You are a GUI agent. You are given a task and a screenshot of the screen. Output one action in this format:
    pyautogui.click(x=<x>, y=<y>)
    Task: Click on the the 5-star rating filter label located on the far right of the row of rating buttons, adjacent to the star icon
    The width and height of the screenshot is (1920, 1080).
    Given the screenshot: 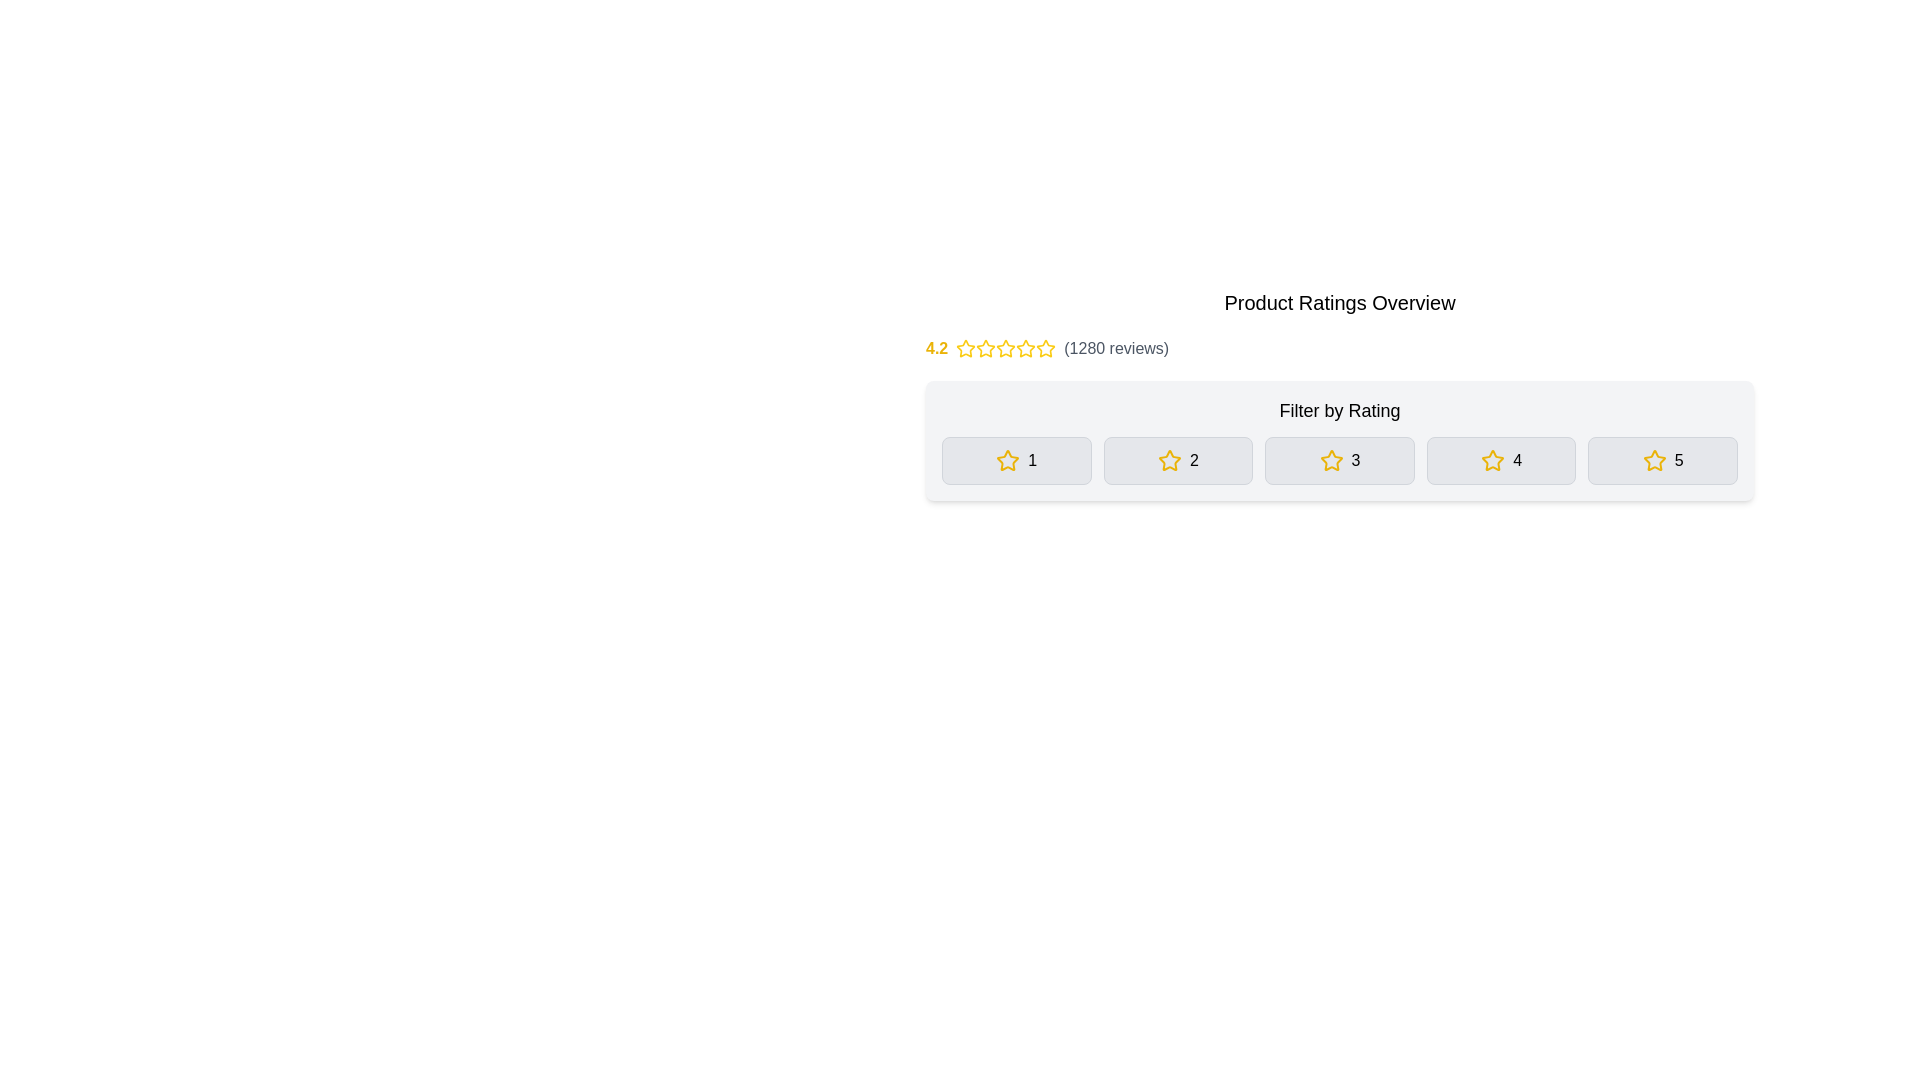 What is the action you would take?
    pyautogui.click(x=1679, y=461)
    